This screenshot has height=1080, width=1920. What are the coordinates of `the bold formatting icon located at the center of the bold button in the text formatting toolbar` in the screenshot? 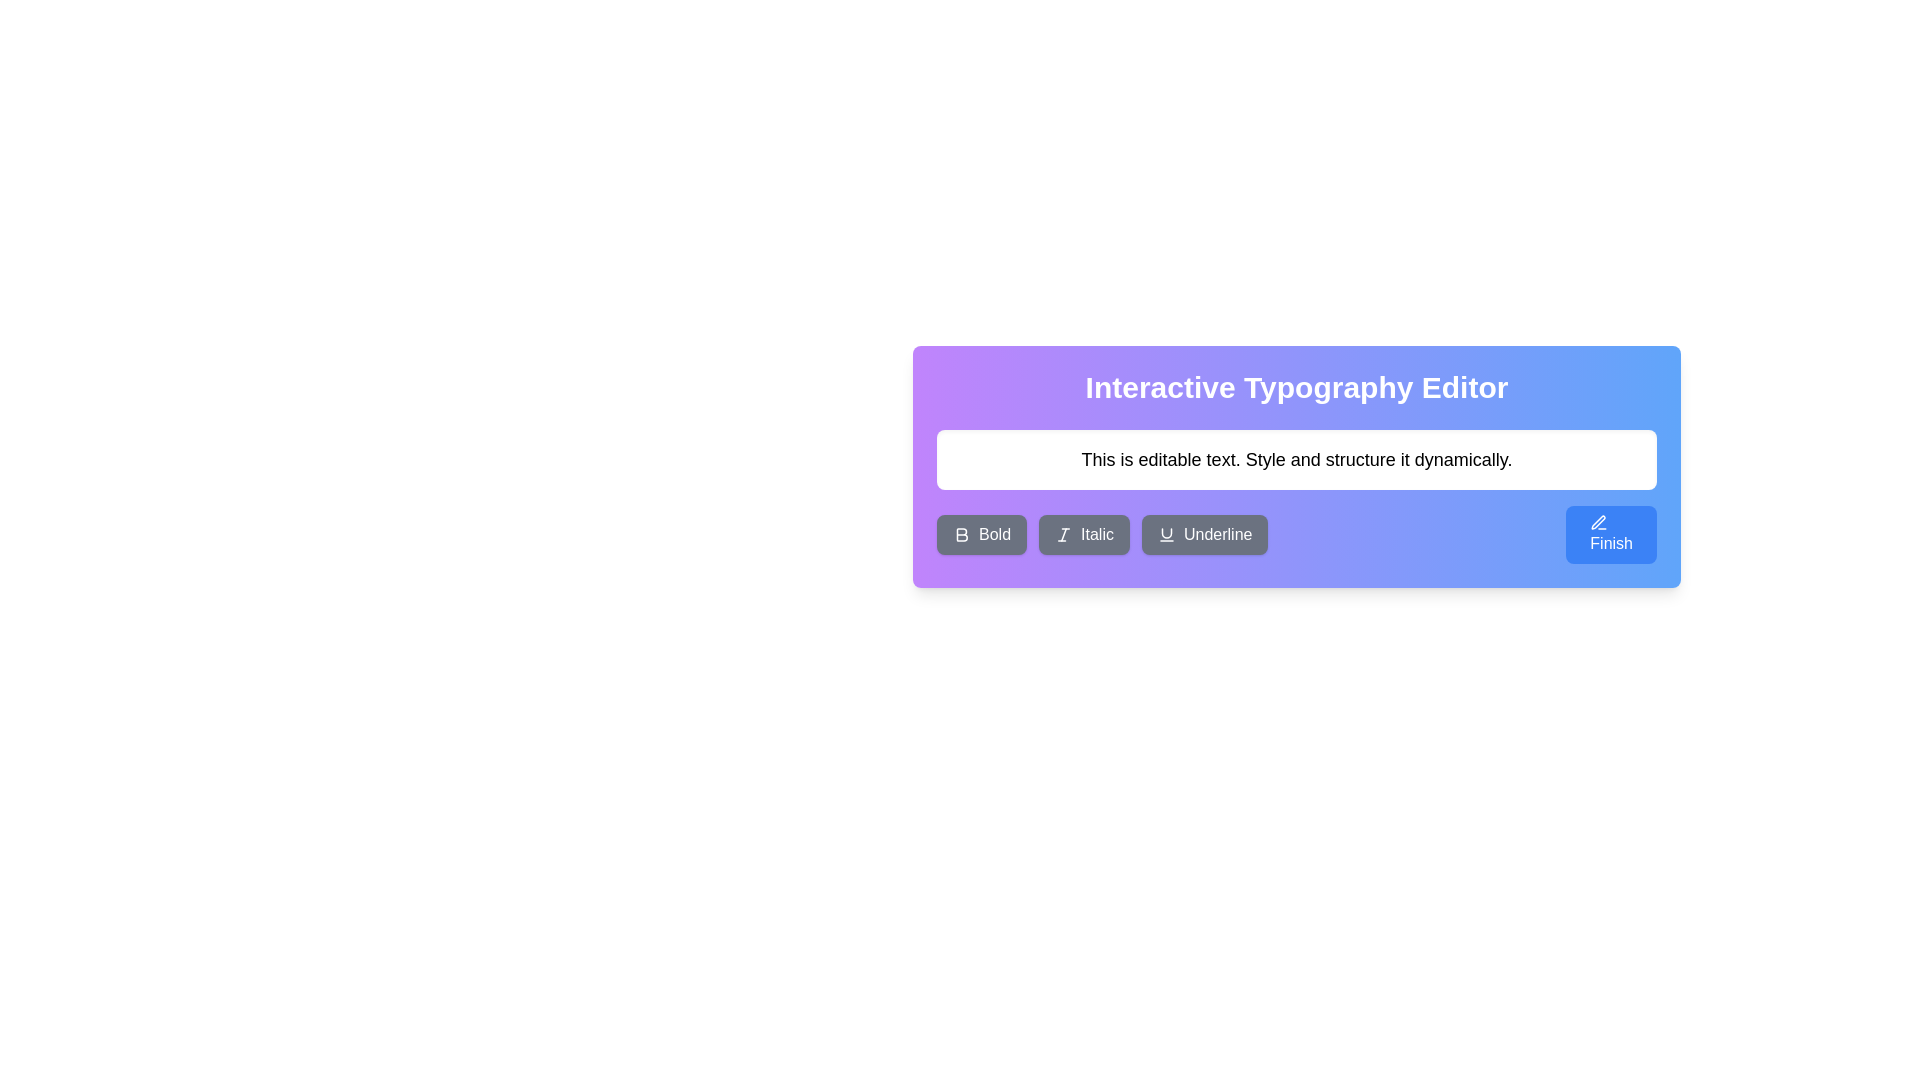 It's located at (962, 534).